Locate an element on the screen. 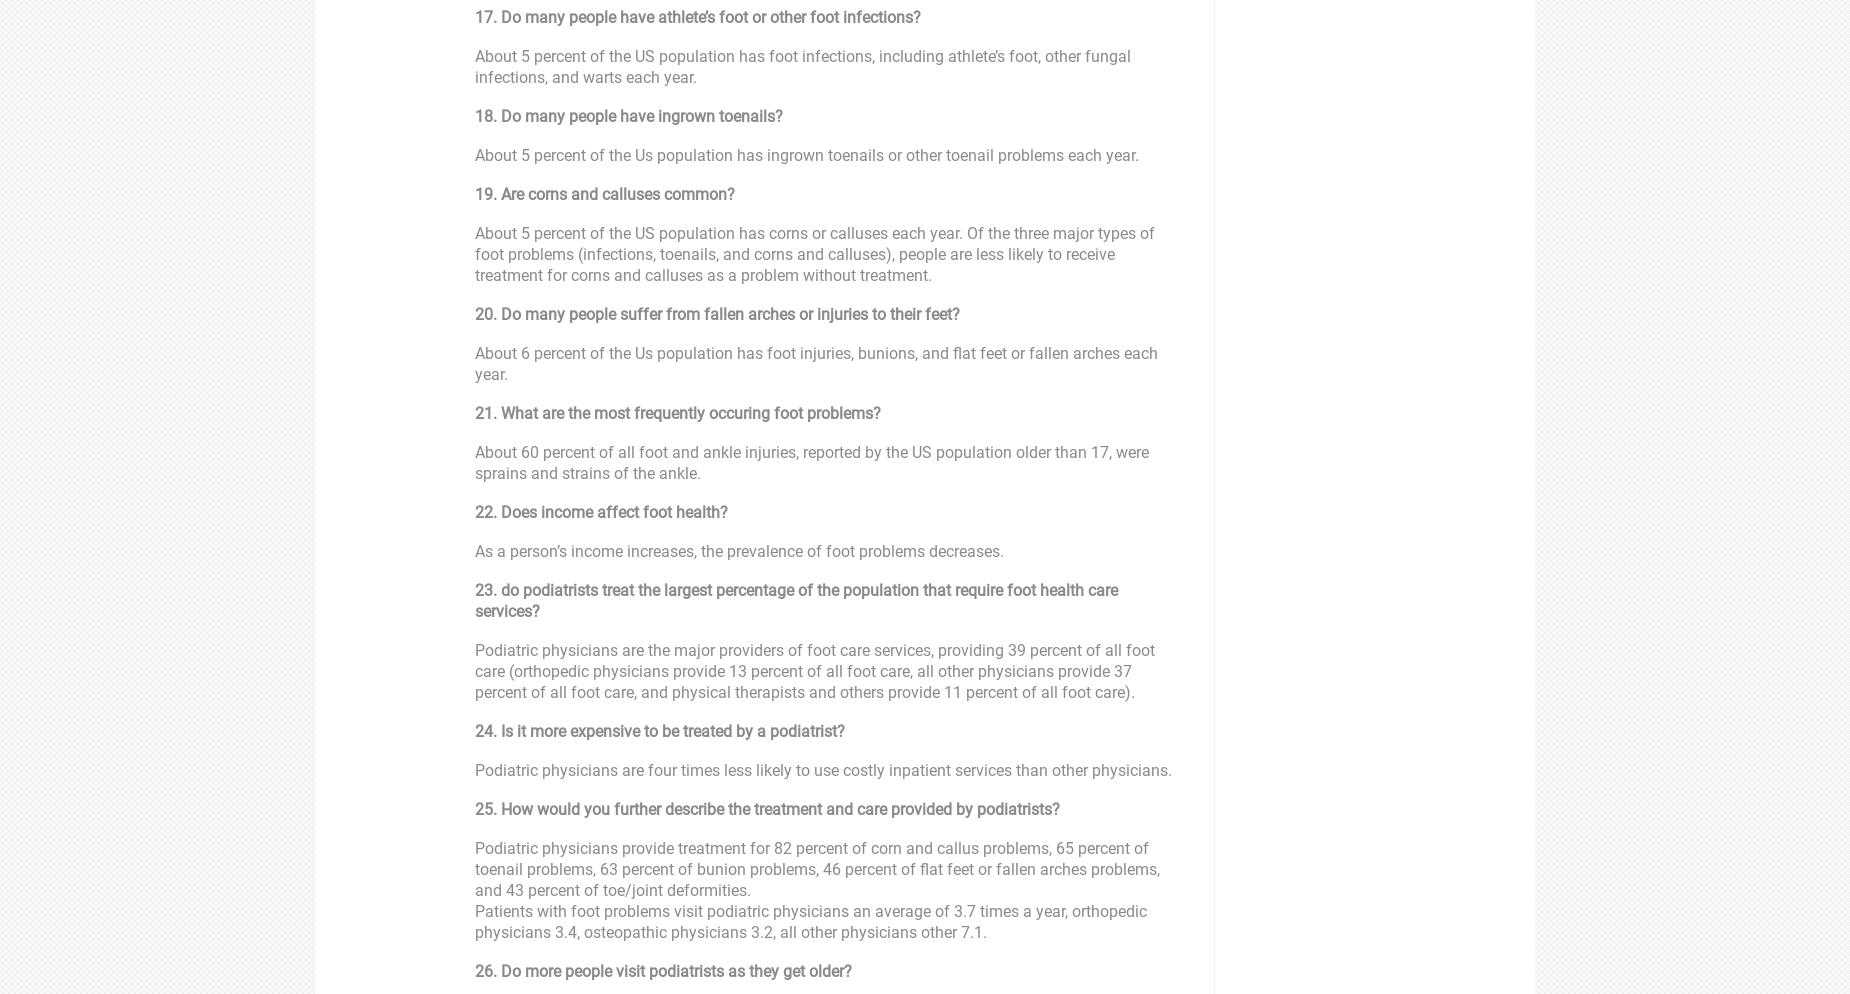  '23. do podiatrists treat the largest percentage of the population that require foot health care services?' is located at coordinates (475, 600).